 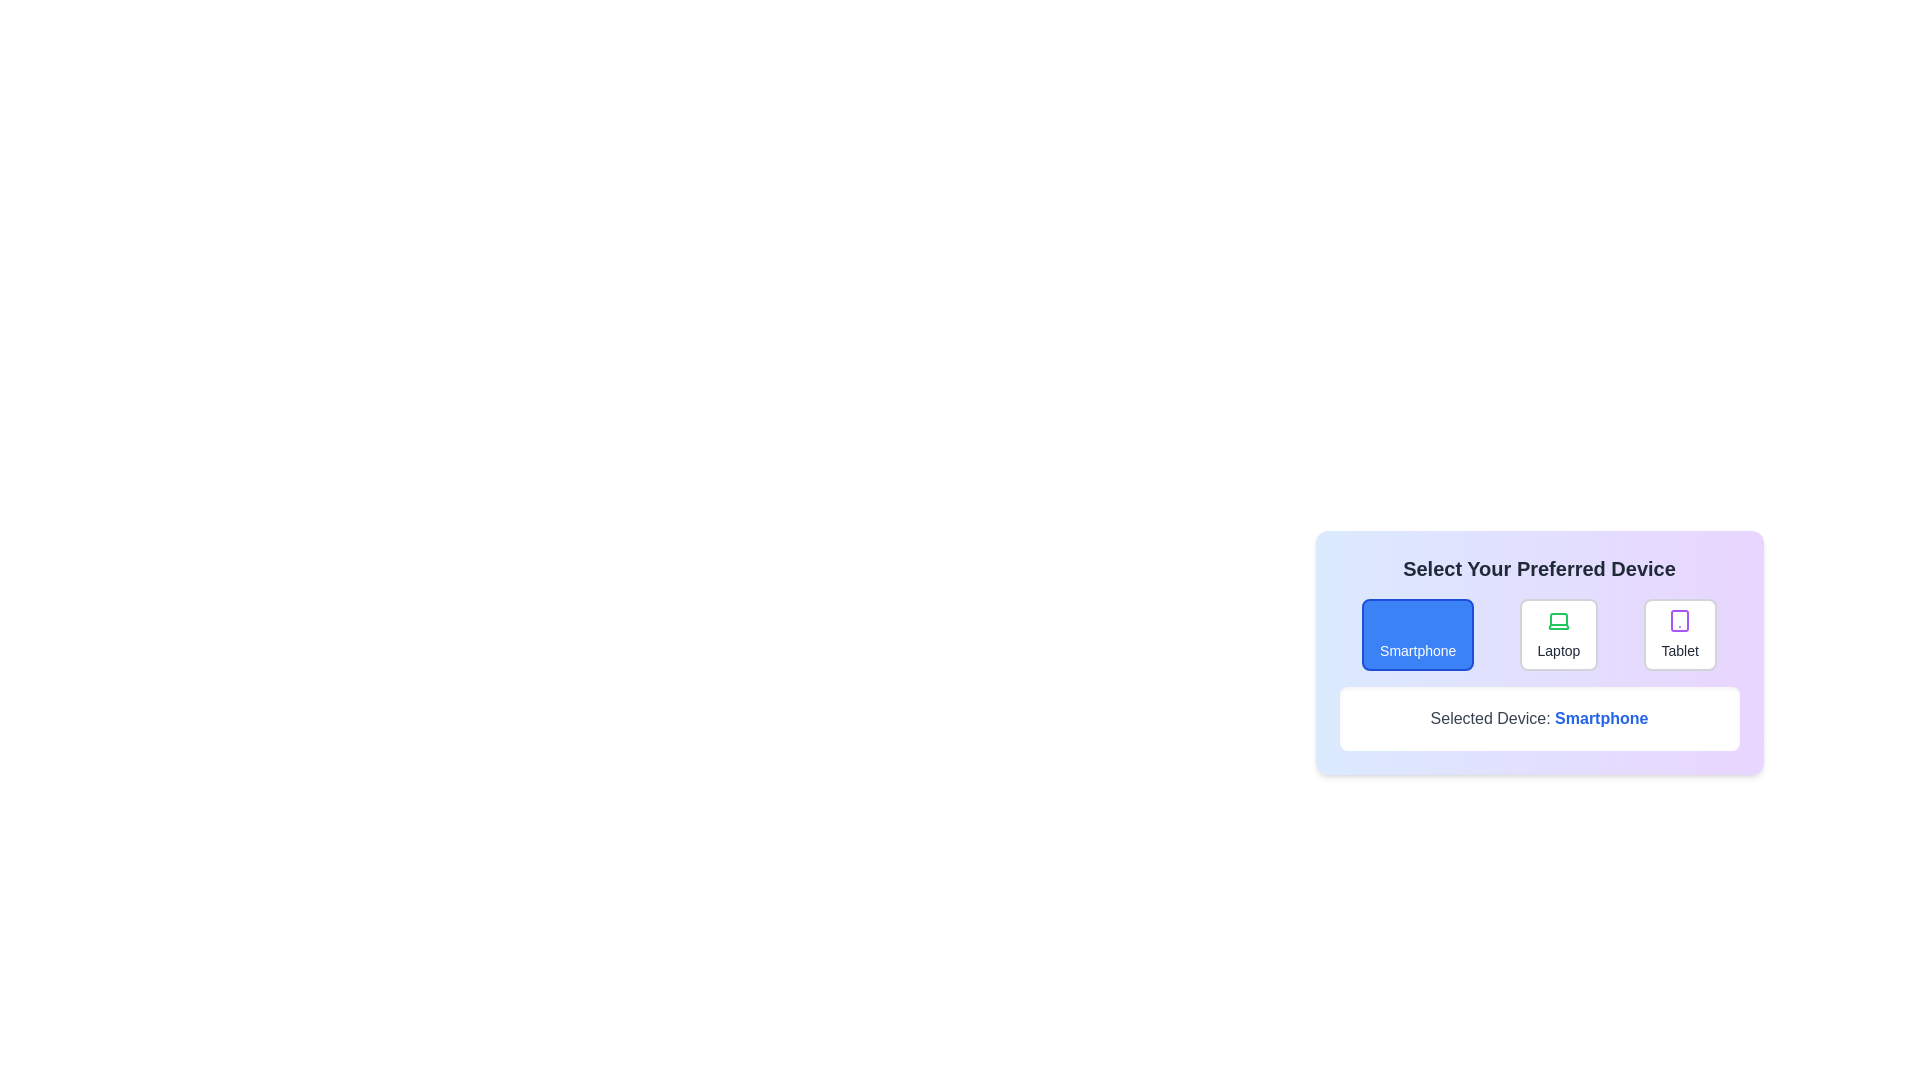 I want to click on the 'Laptop' button in the device selection group to trigger the animation, so click(x=1558, y=635).